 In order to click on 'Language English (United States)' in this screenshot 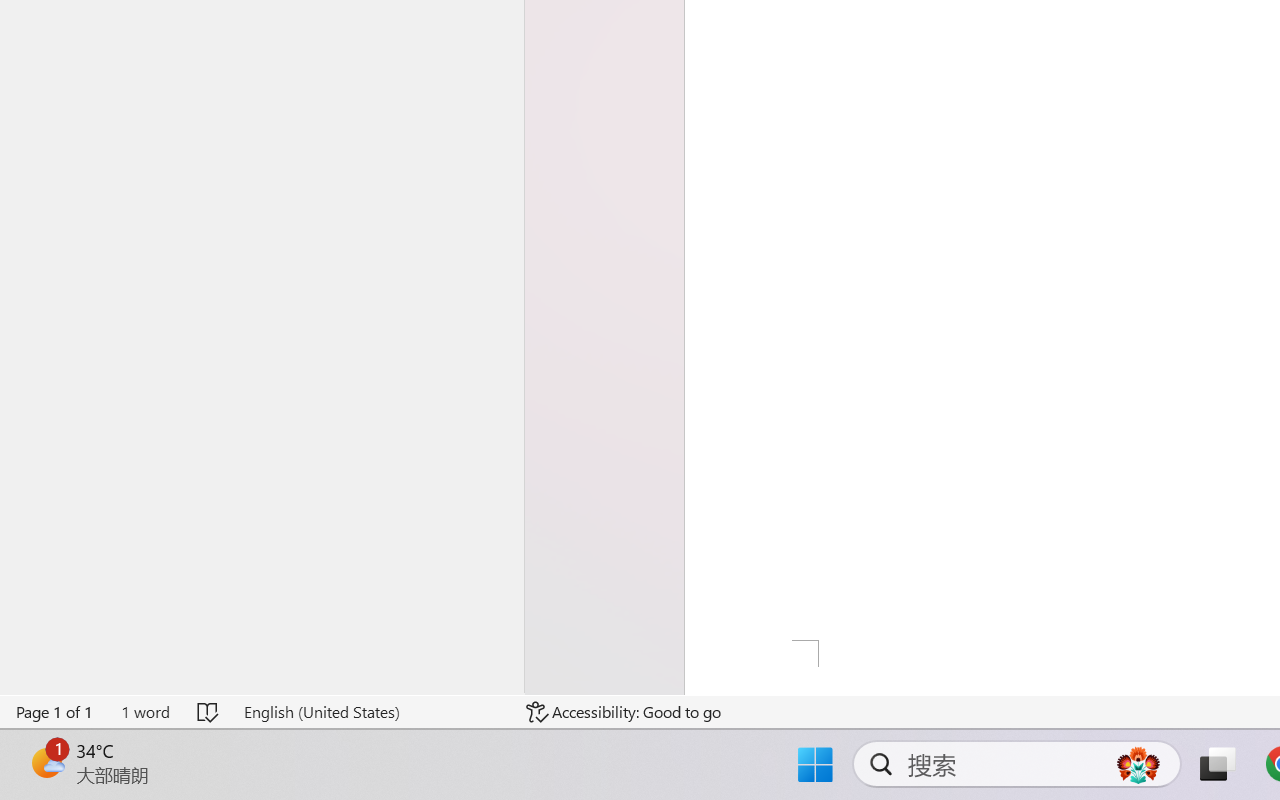, I will do `click(371, 711)`.